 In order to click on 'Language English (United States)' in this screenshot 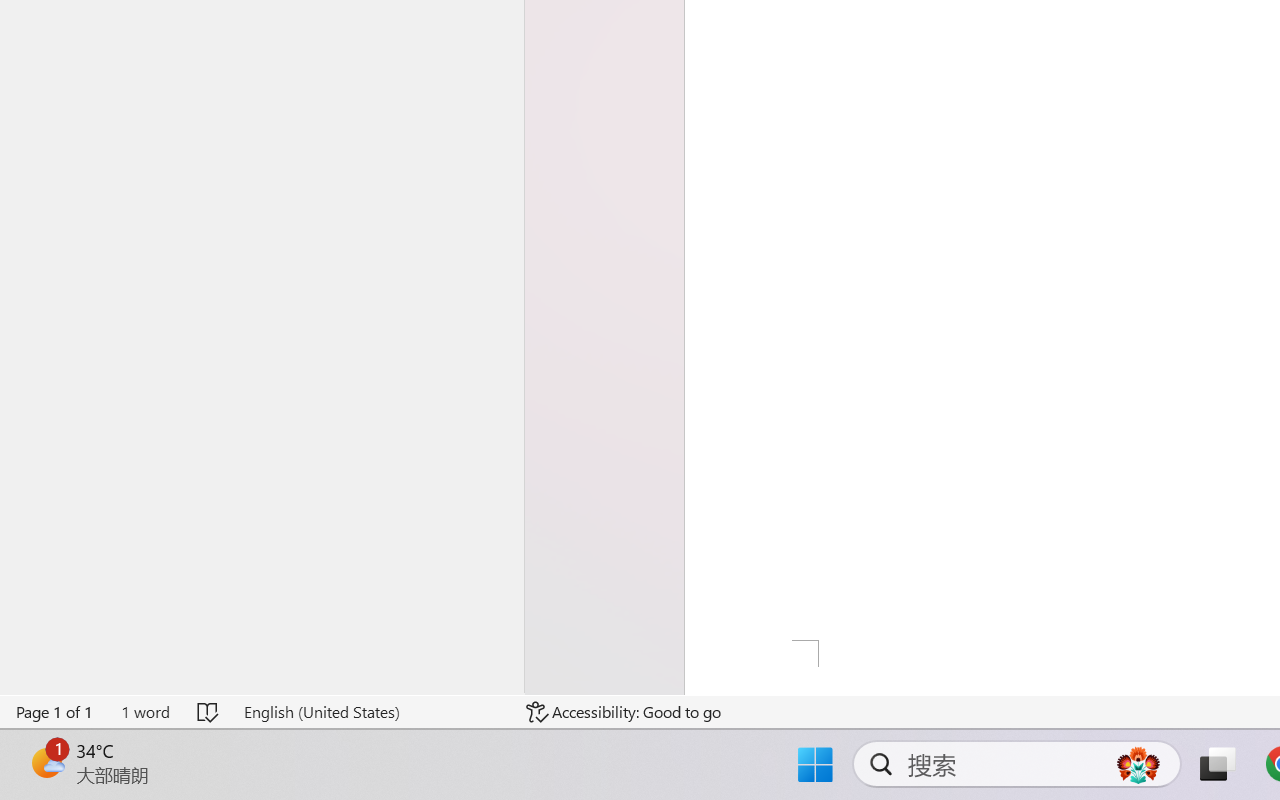, I will do `click(371, 711)`.